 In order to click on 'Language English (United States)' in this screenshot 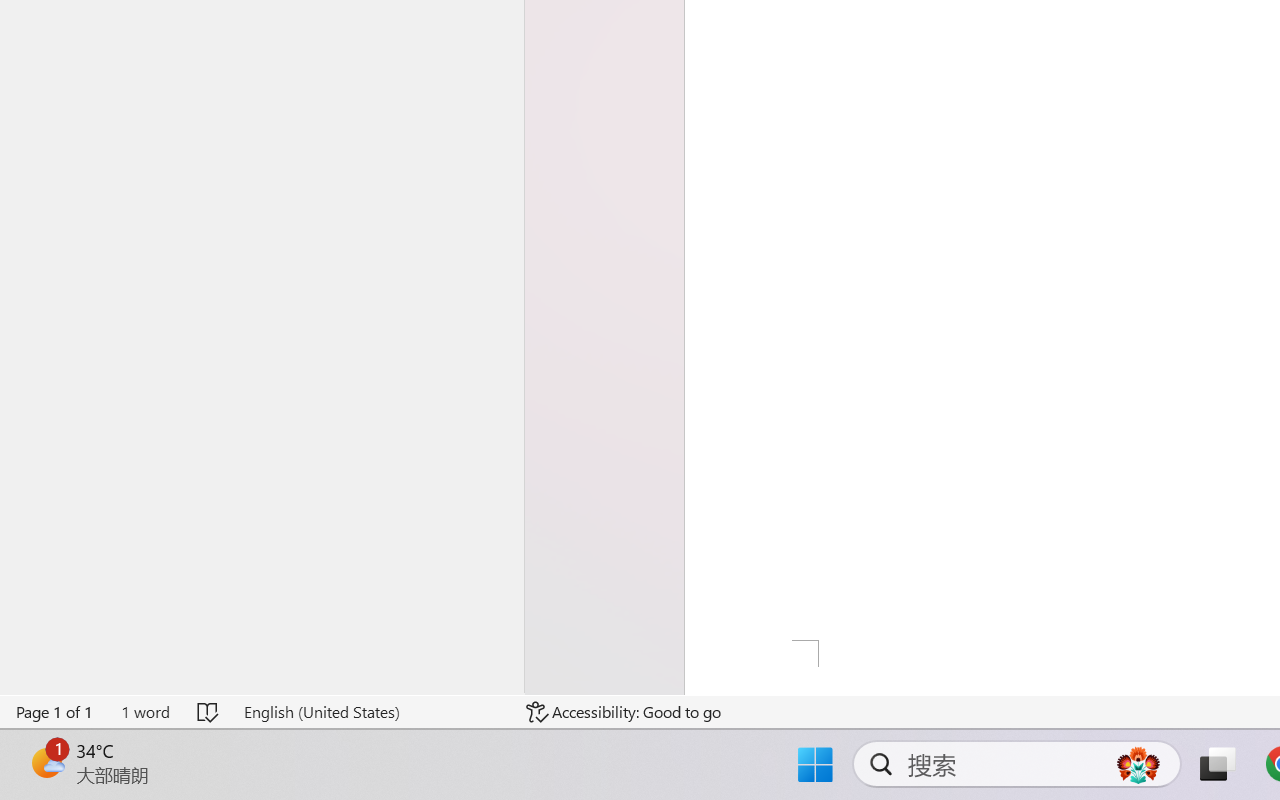, I will do `click(371, 711)`.